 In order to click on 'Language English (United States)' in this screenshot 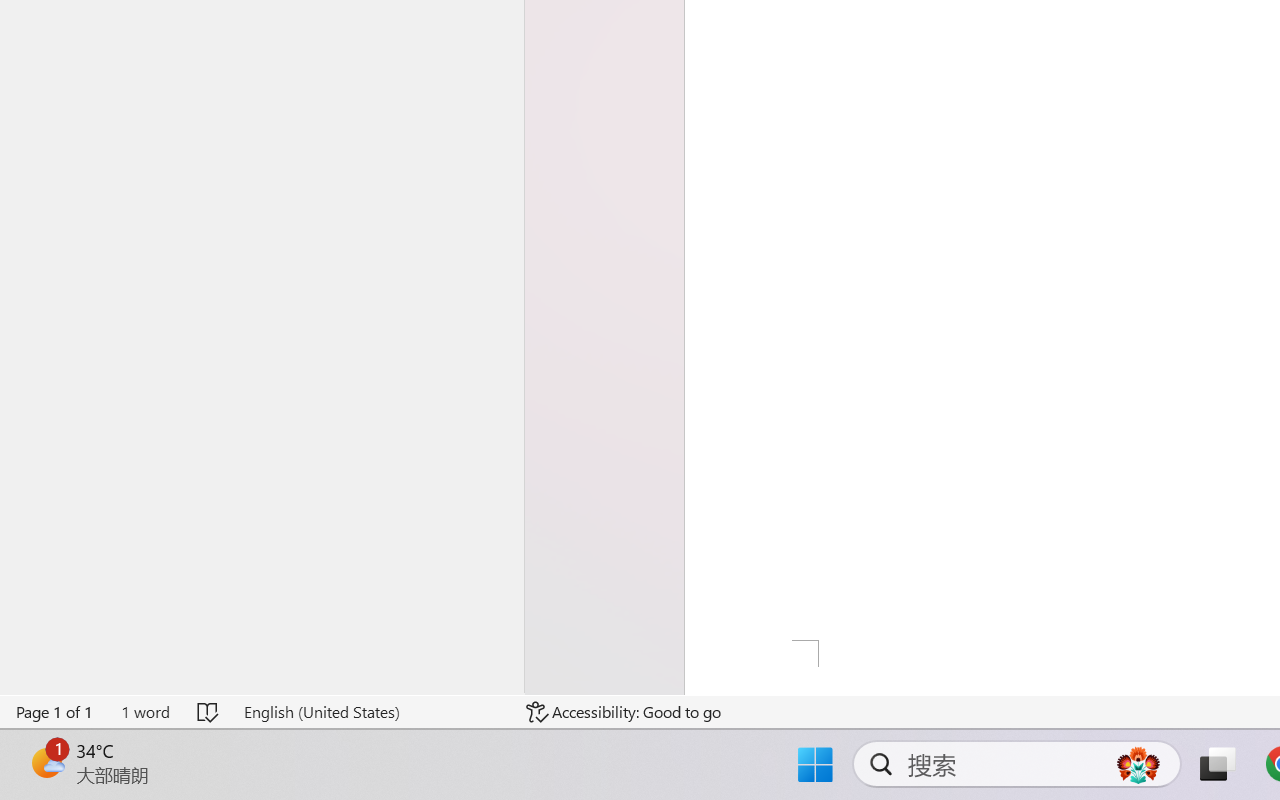, I will do `click(371, 711)`.